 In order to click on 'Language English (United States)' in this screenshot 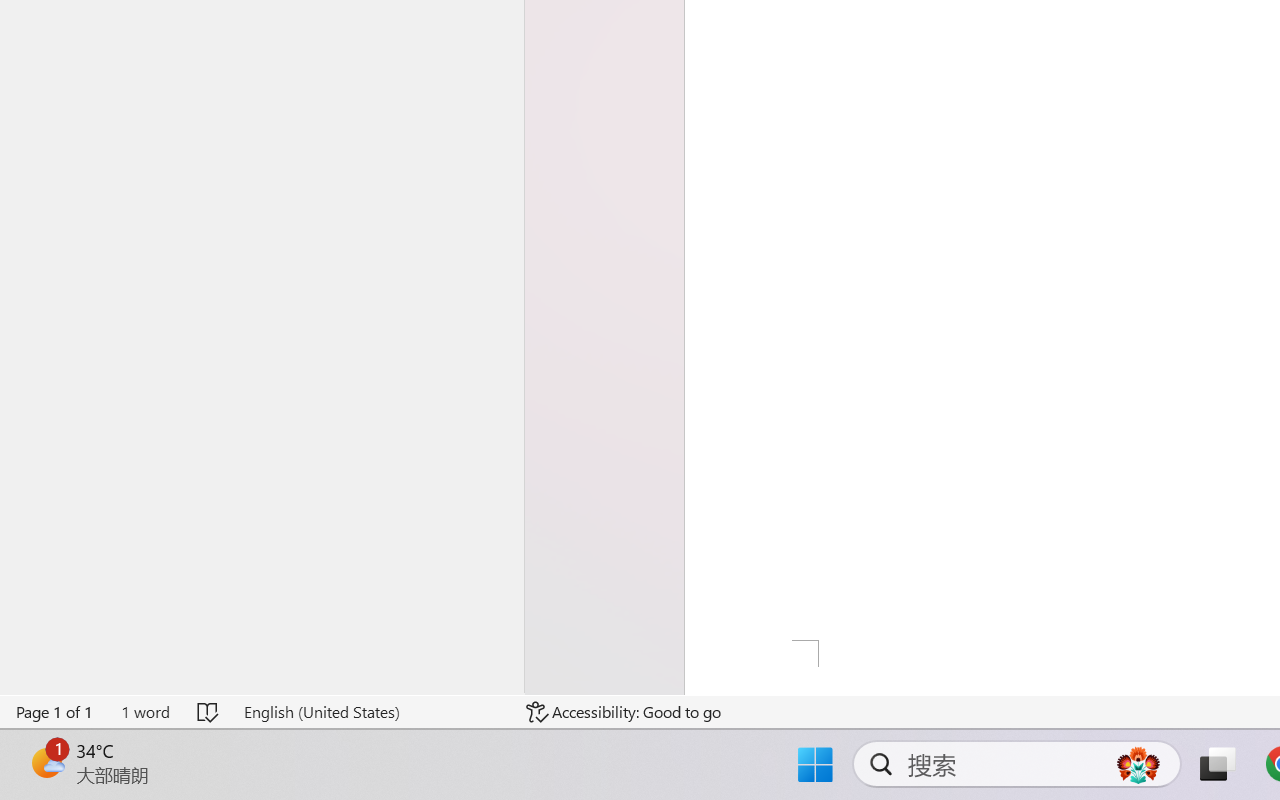, I will do `click(371, 711)`.